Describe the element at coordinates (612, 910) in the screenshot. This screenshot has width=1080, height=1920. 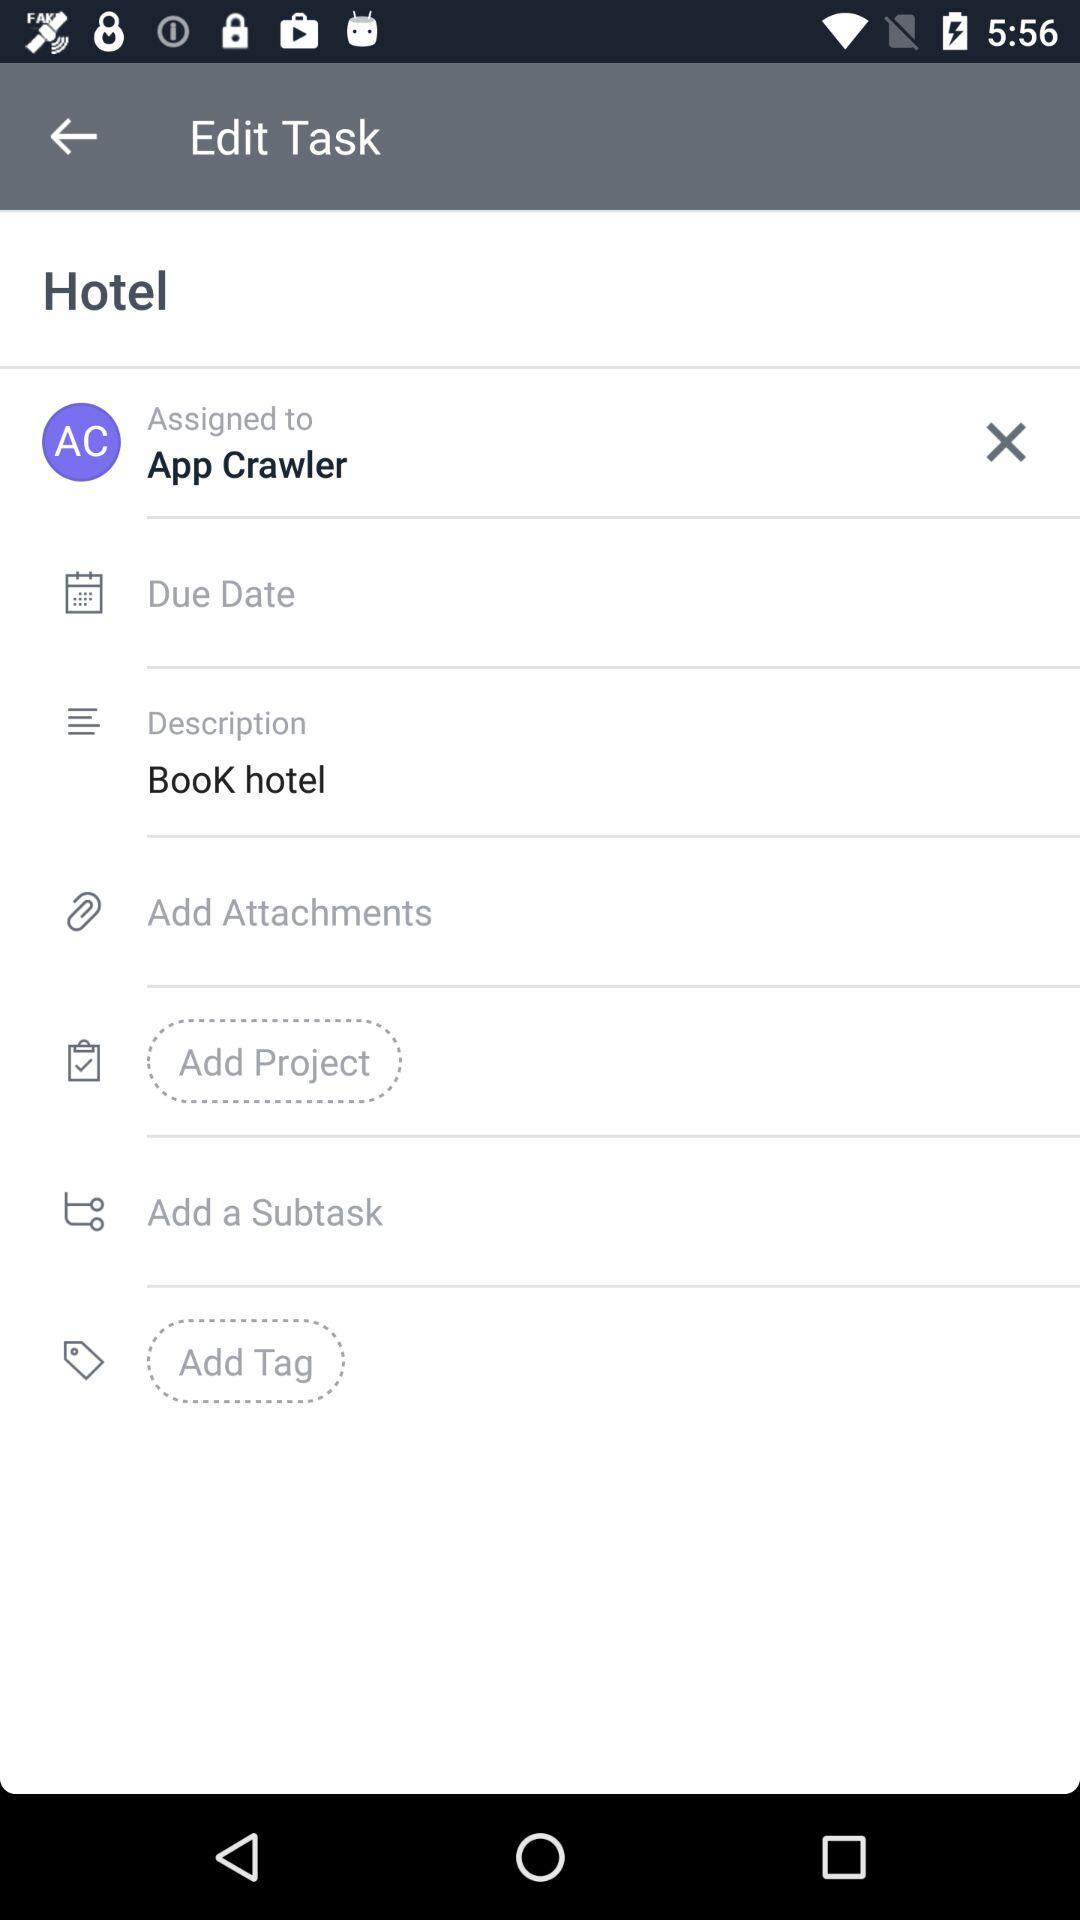
I see `new attachments` at that location.